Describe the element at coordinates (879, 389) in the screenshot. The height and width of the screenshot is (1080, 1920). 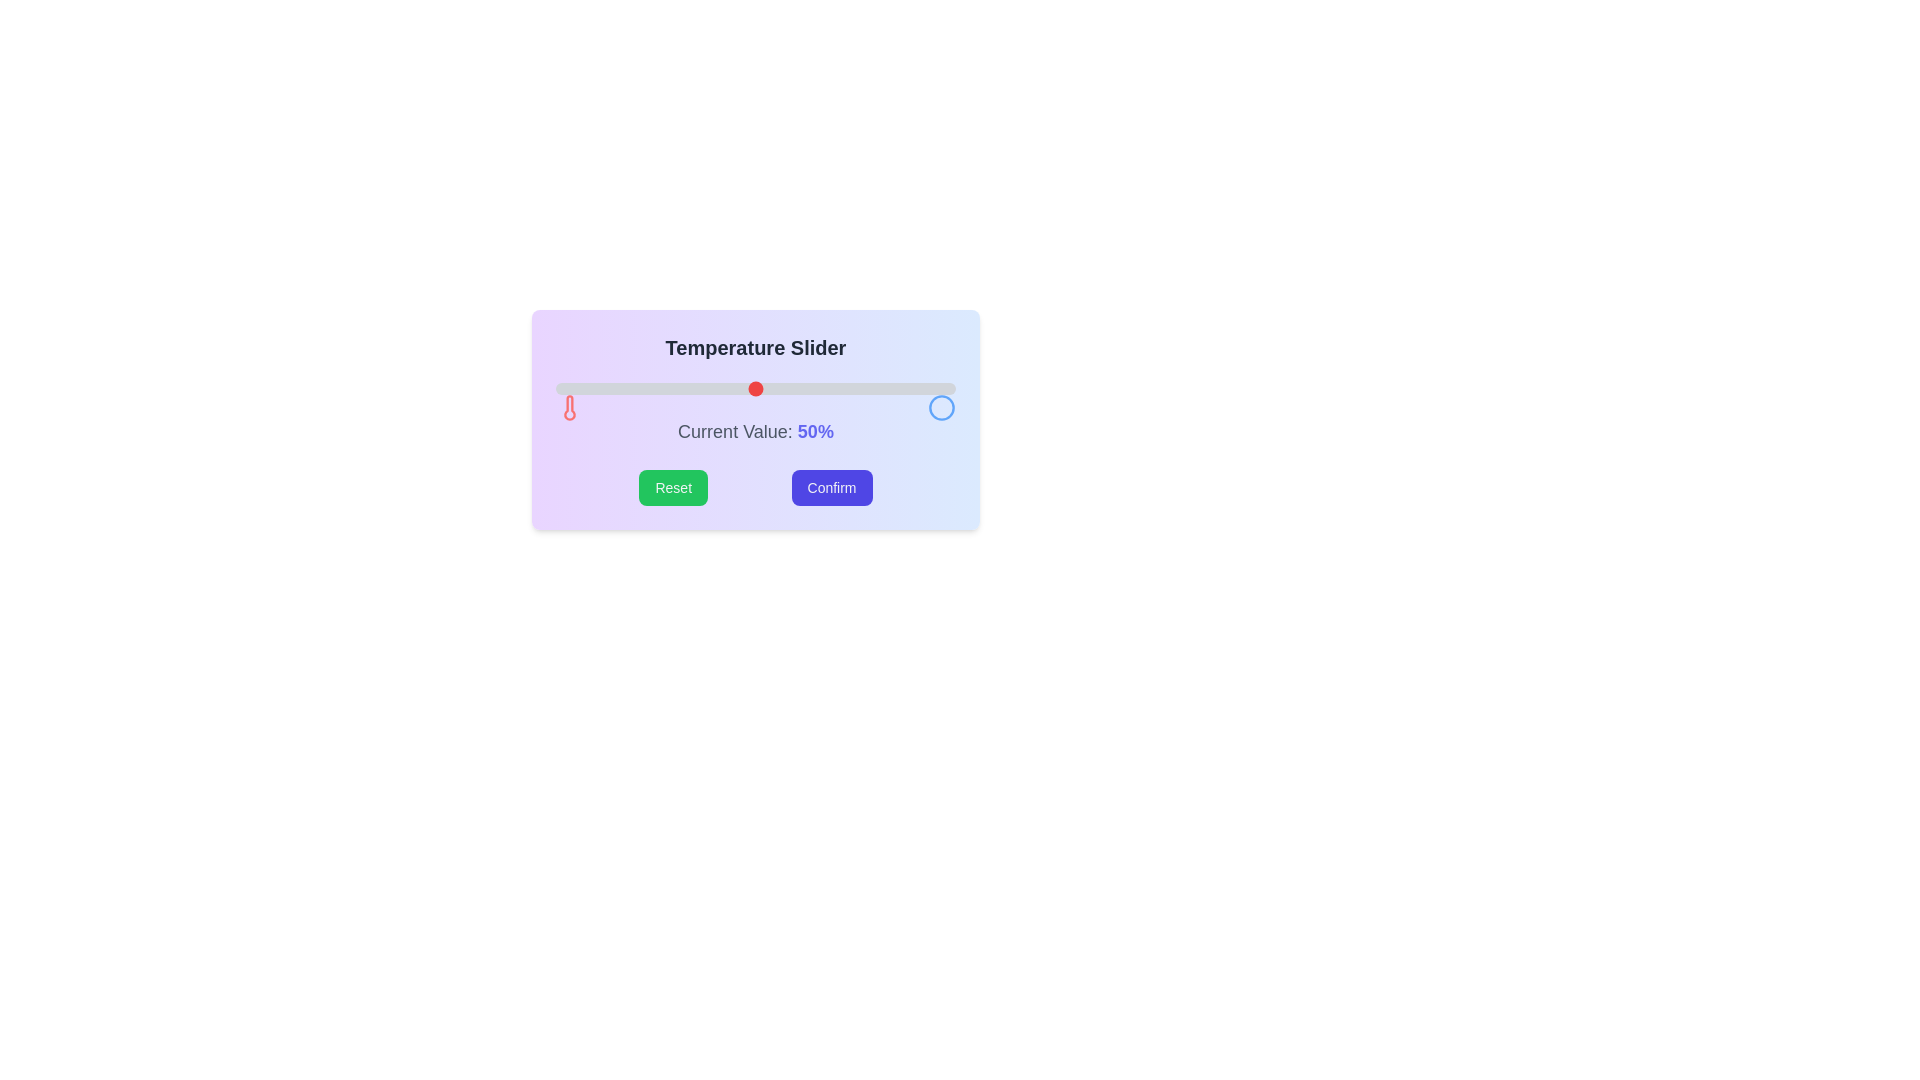
I see `the slider to set the value to 81` at that location.